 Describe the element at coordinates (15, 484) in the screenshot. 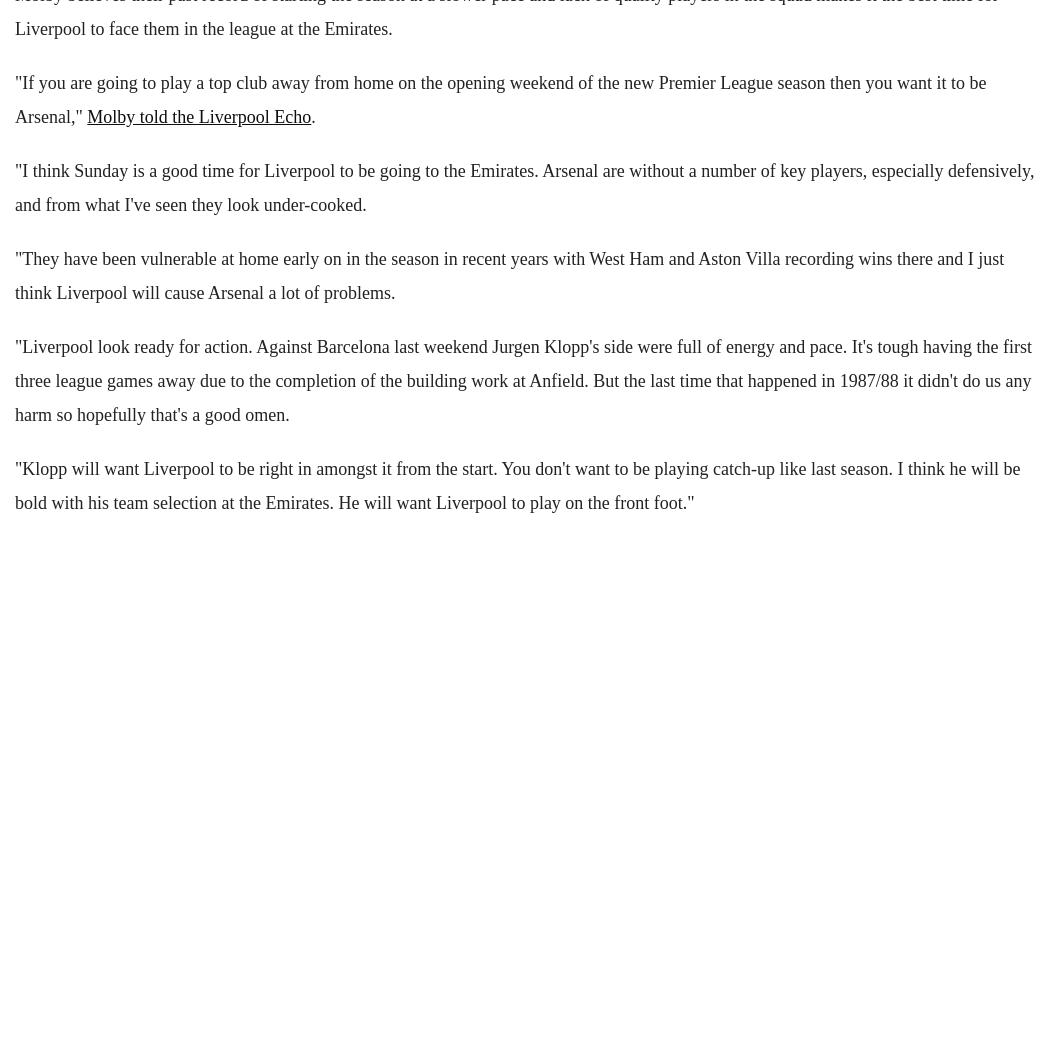

I see `'"Klopp will want Liverpool to be right in amongst it from the start. You don't want to be playing catch-up like last season. I think he will be bold with his team selection at the Emirates. He will want Liverpool to play on the front foot."'` at that location.